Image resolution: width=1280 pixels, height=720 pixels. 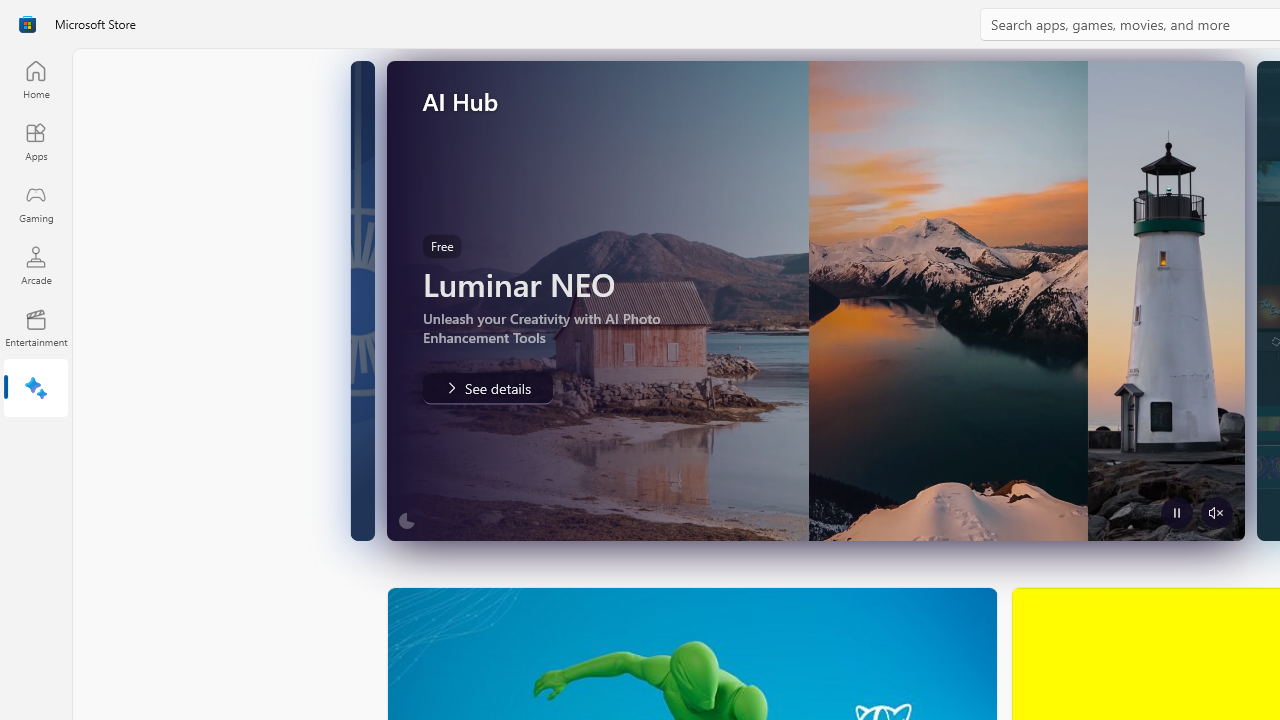 I want to click on 'Home', so click(x=35, y=78).